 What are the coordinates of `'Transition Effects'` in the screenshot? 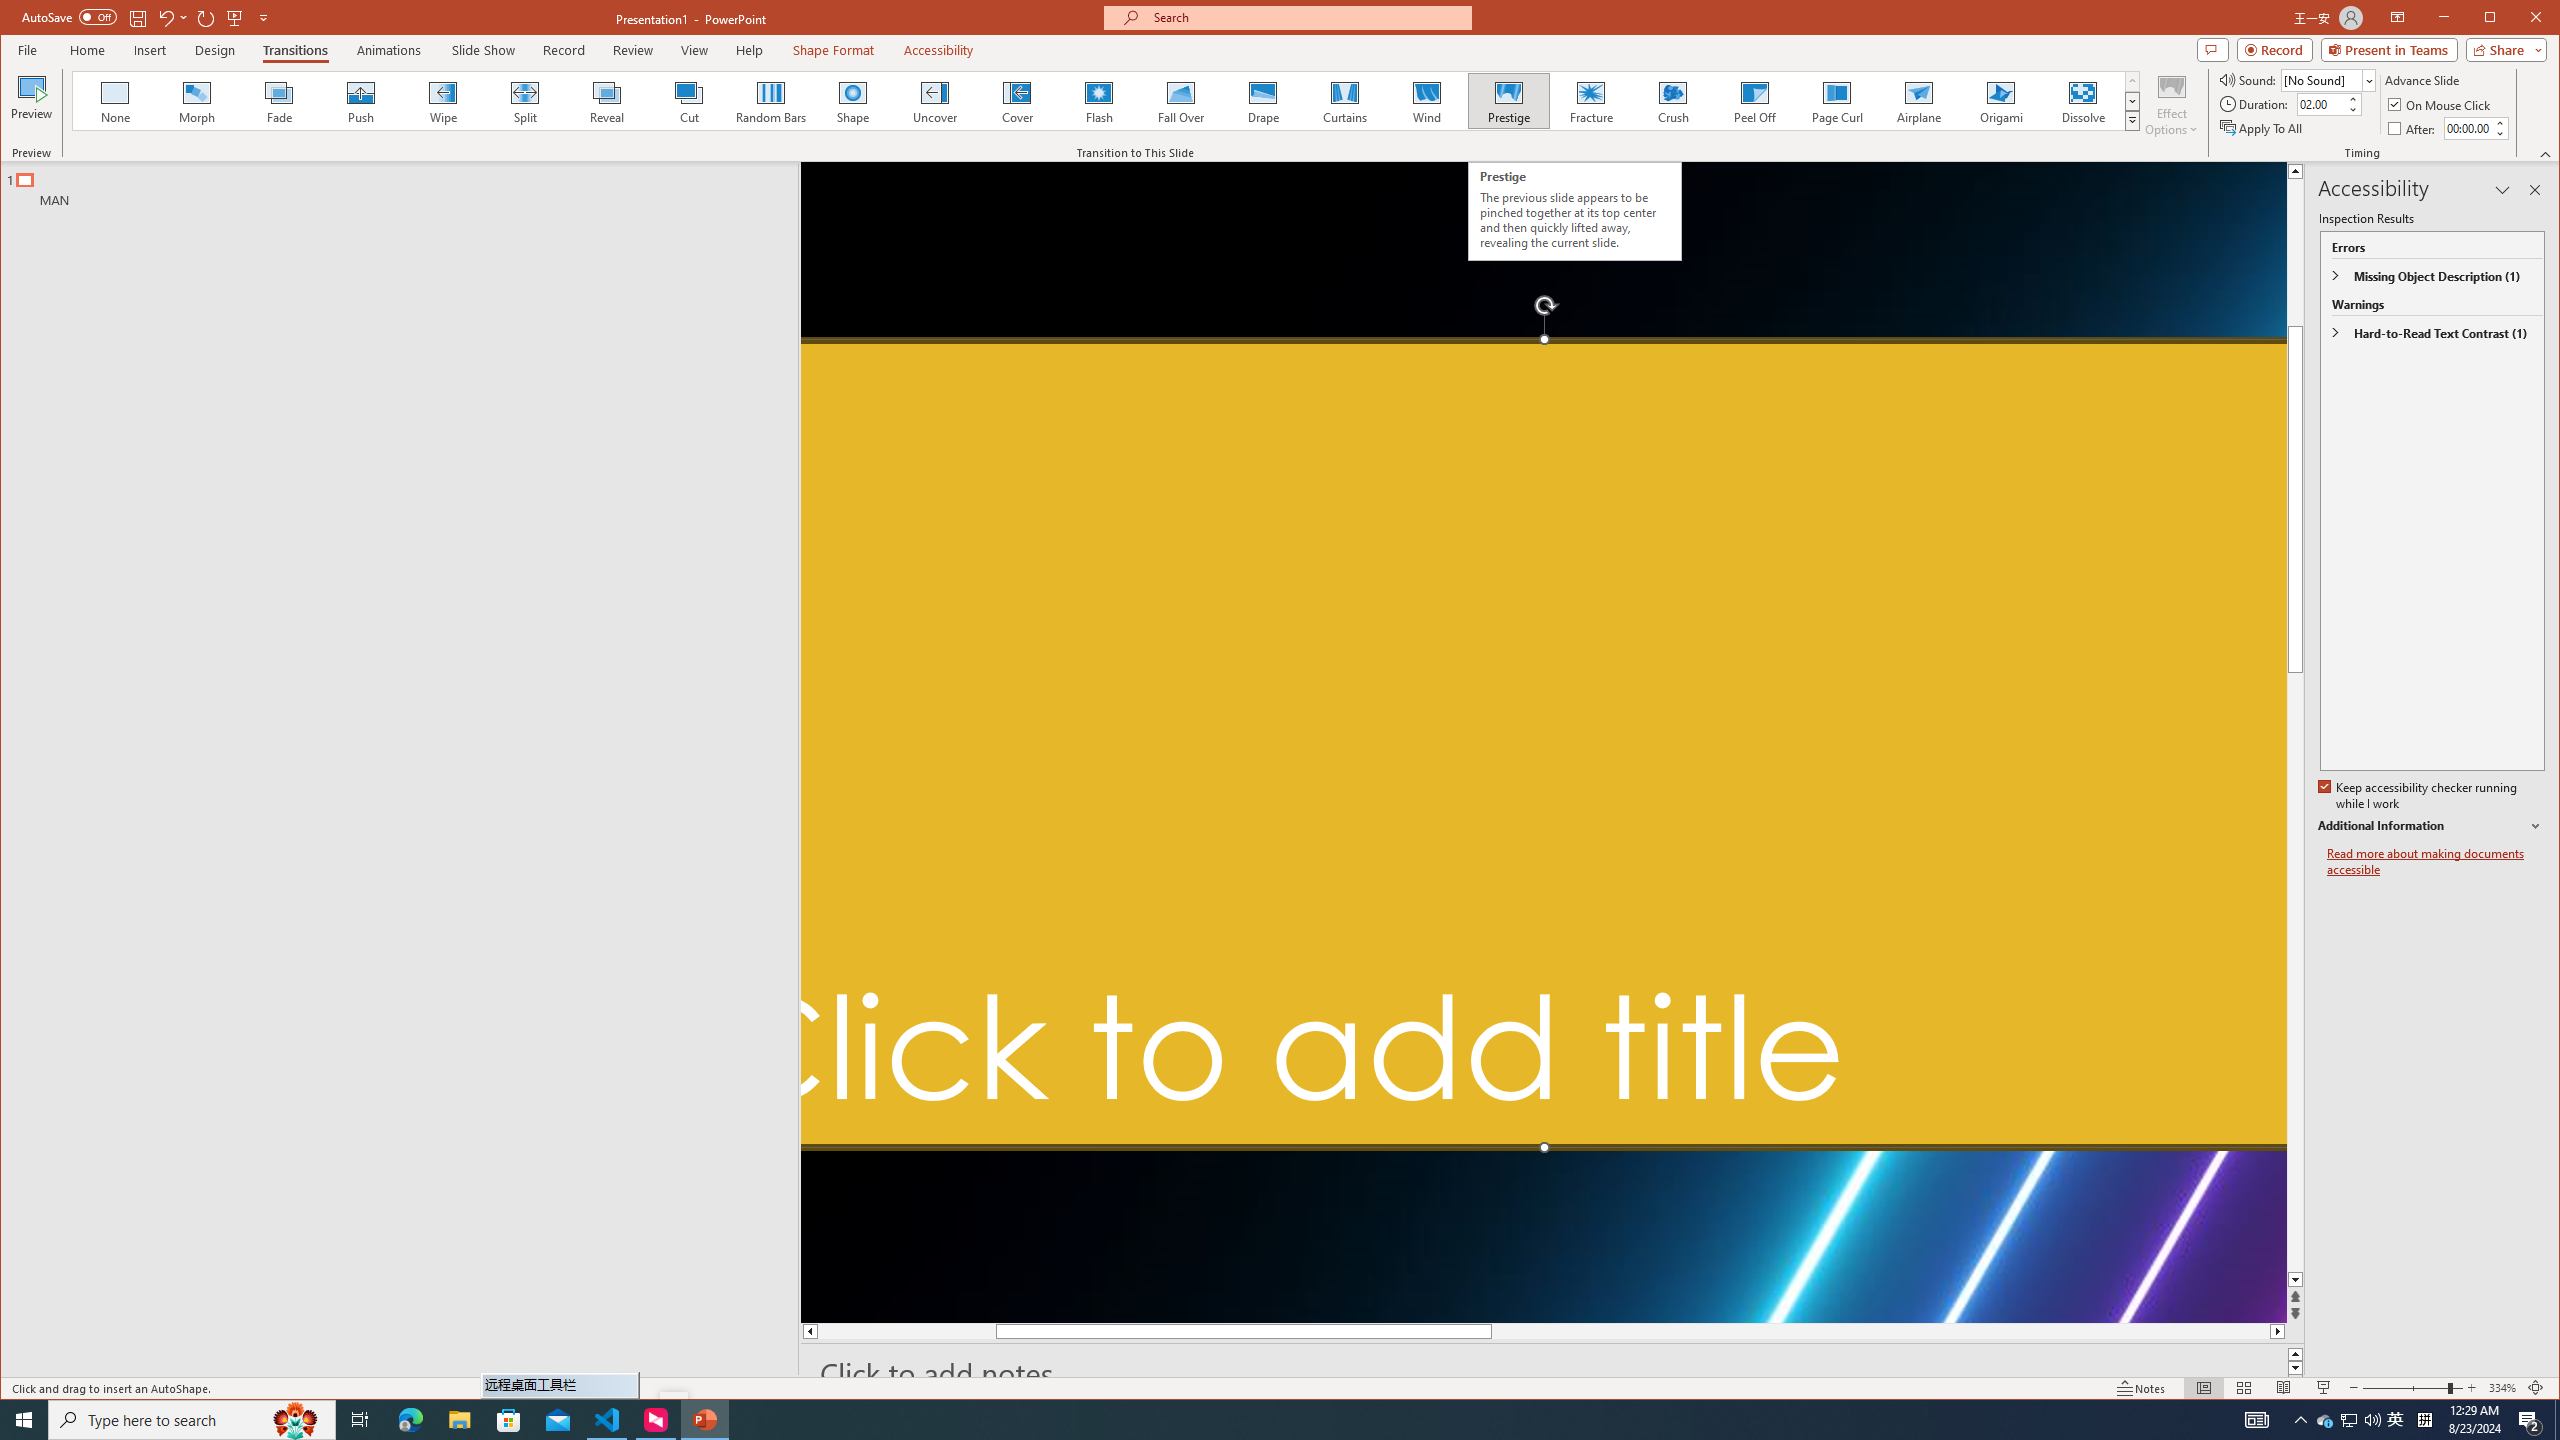 It's located at (2131, 119).